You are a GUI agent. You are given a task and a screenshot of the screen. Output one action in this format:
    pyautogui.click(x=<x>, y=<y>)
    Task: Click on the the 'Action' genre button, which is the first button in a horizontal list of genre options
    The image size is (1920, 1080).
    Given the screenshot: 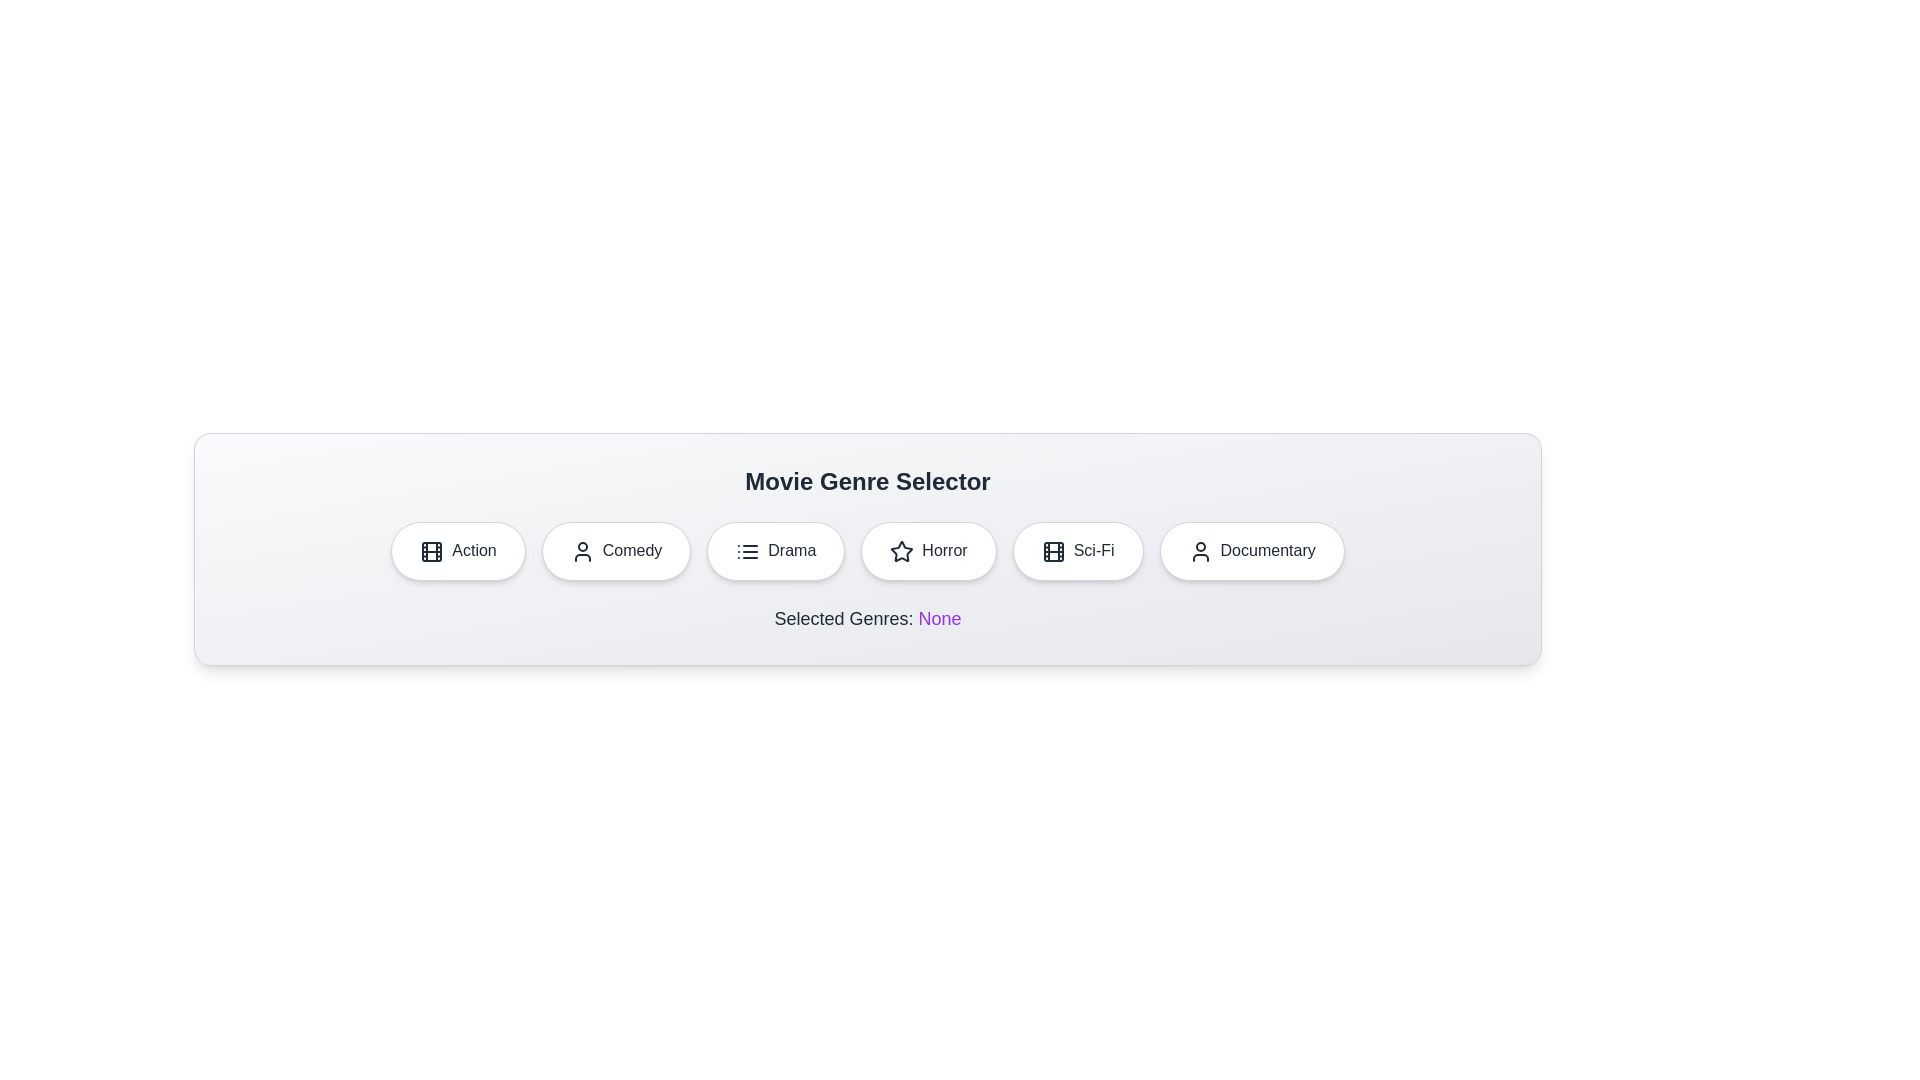 What is the action you would take?
    pyautogui.click(x=457, y=551)
    